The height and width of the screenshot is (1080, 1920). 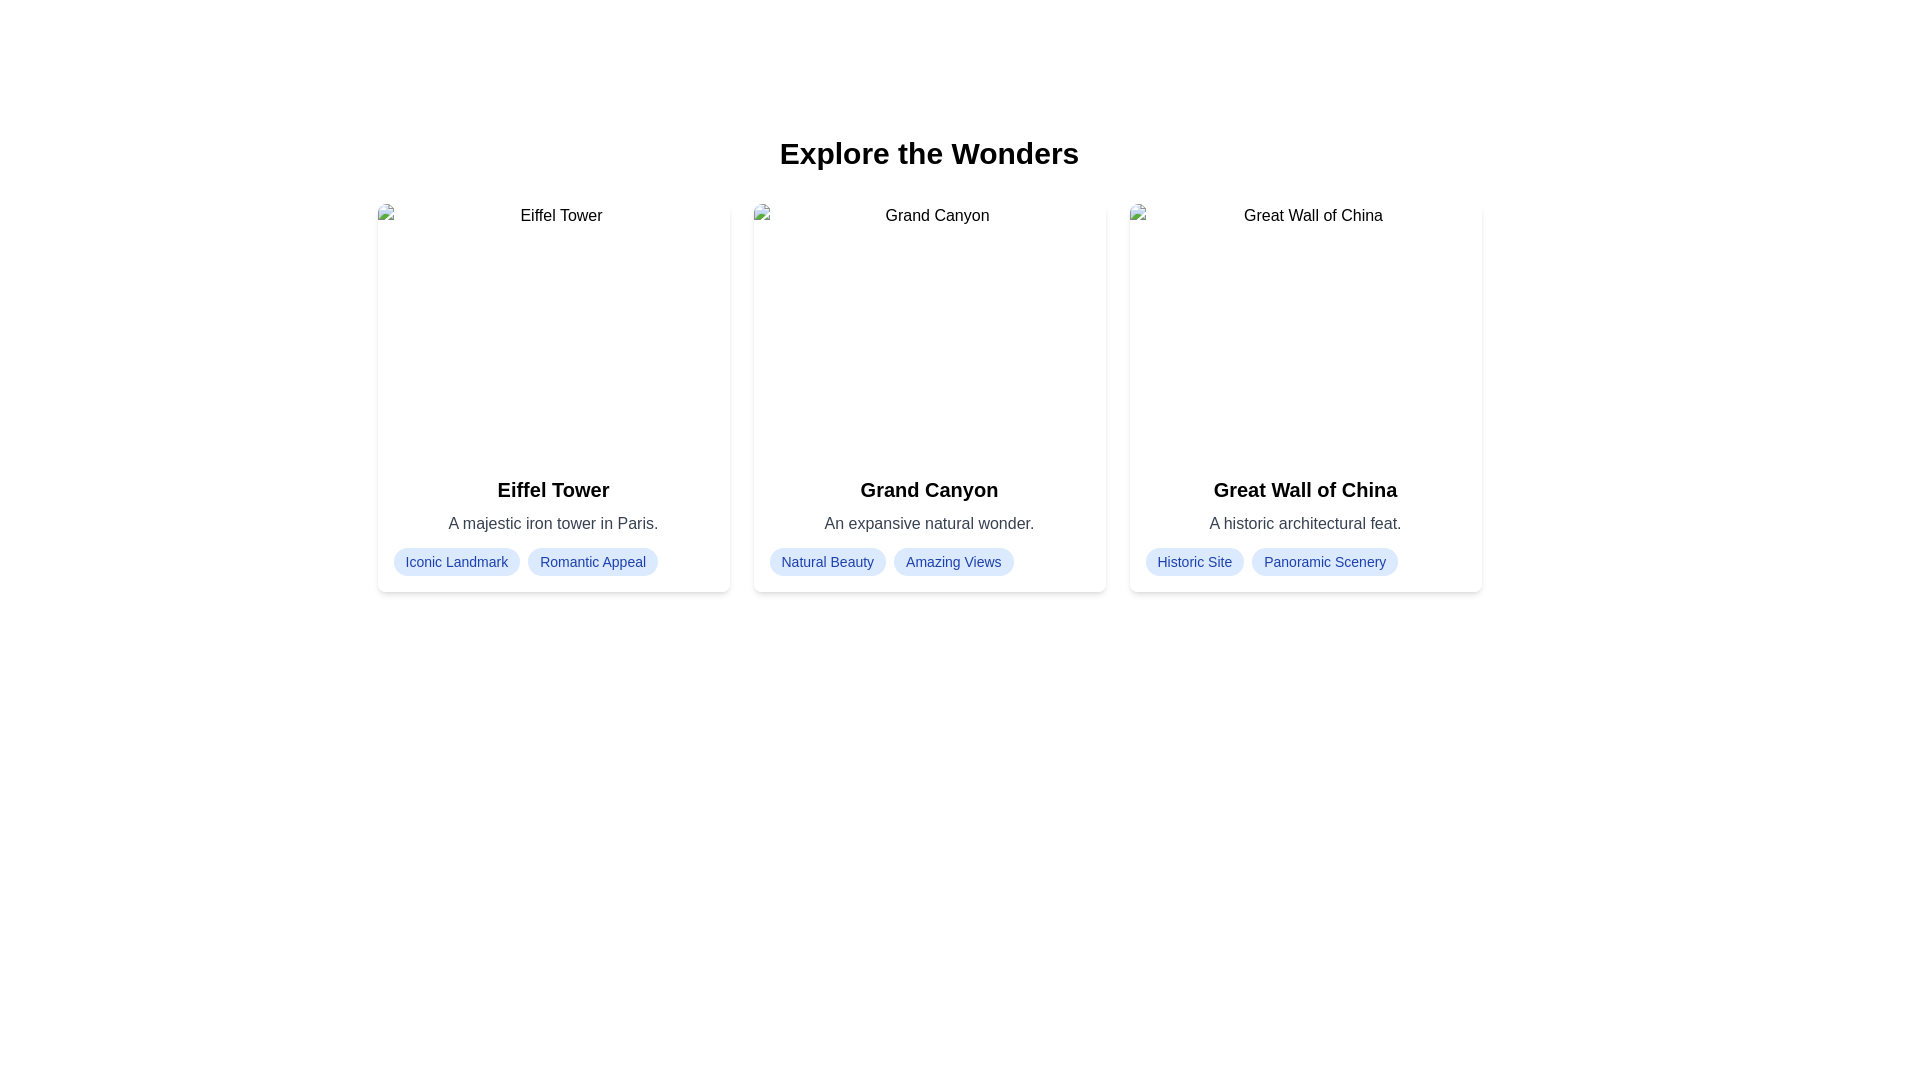 What do you see at coordinates (827, 562) in the screenshot?
I see `the badge labeled 'Natural Beauty' with a blue background located within the card describing 'Grand Canyon'` at bounding box center [827, 562].